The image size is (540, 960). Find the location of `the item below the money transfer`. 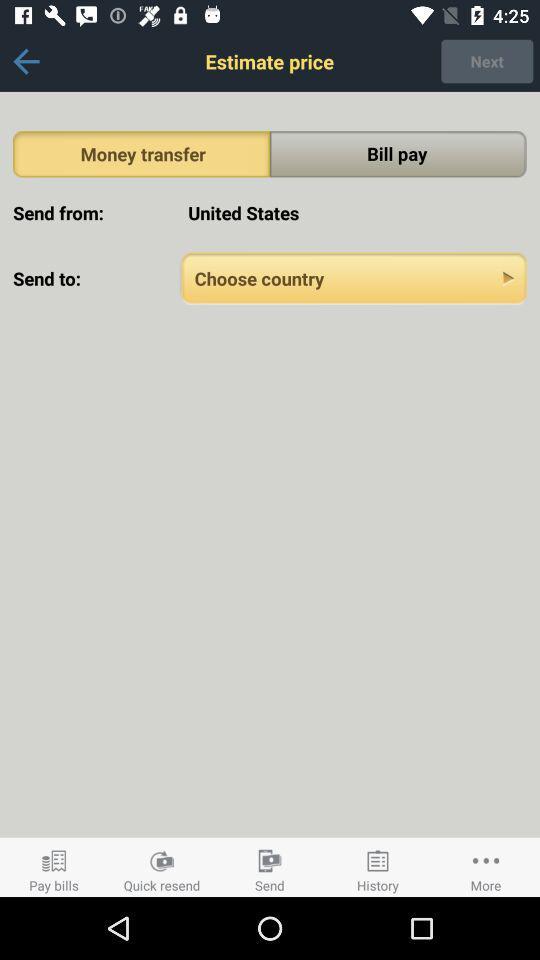

the item below the money transfer is located at coordinates (353, 213).